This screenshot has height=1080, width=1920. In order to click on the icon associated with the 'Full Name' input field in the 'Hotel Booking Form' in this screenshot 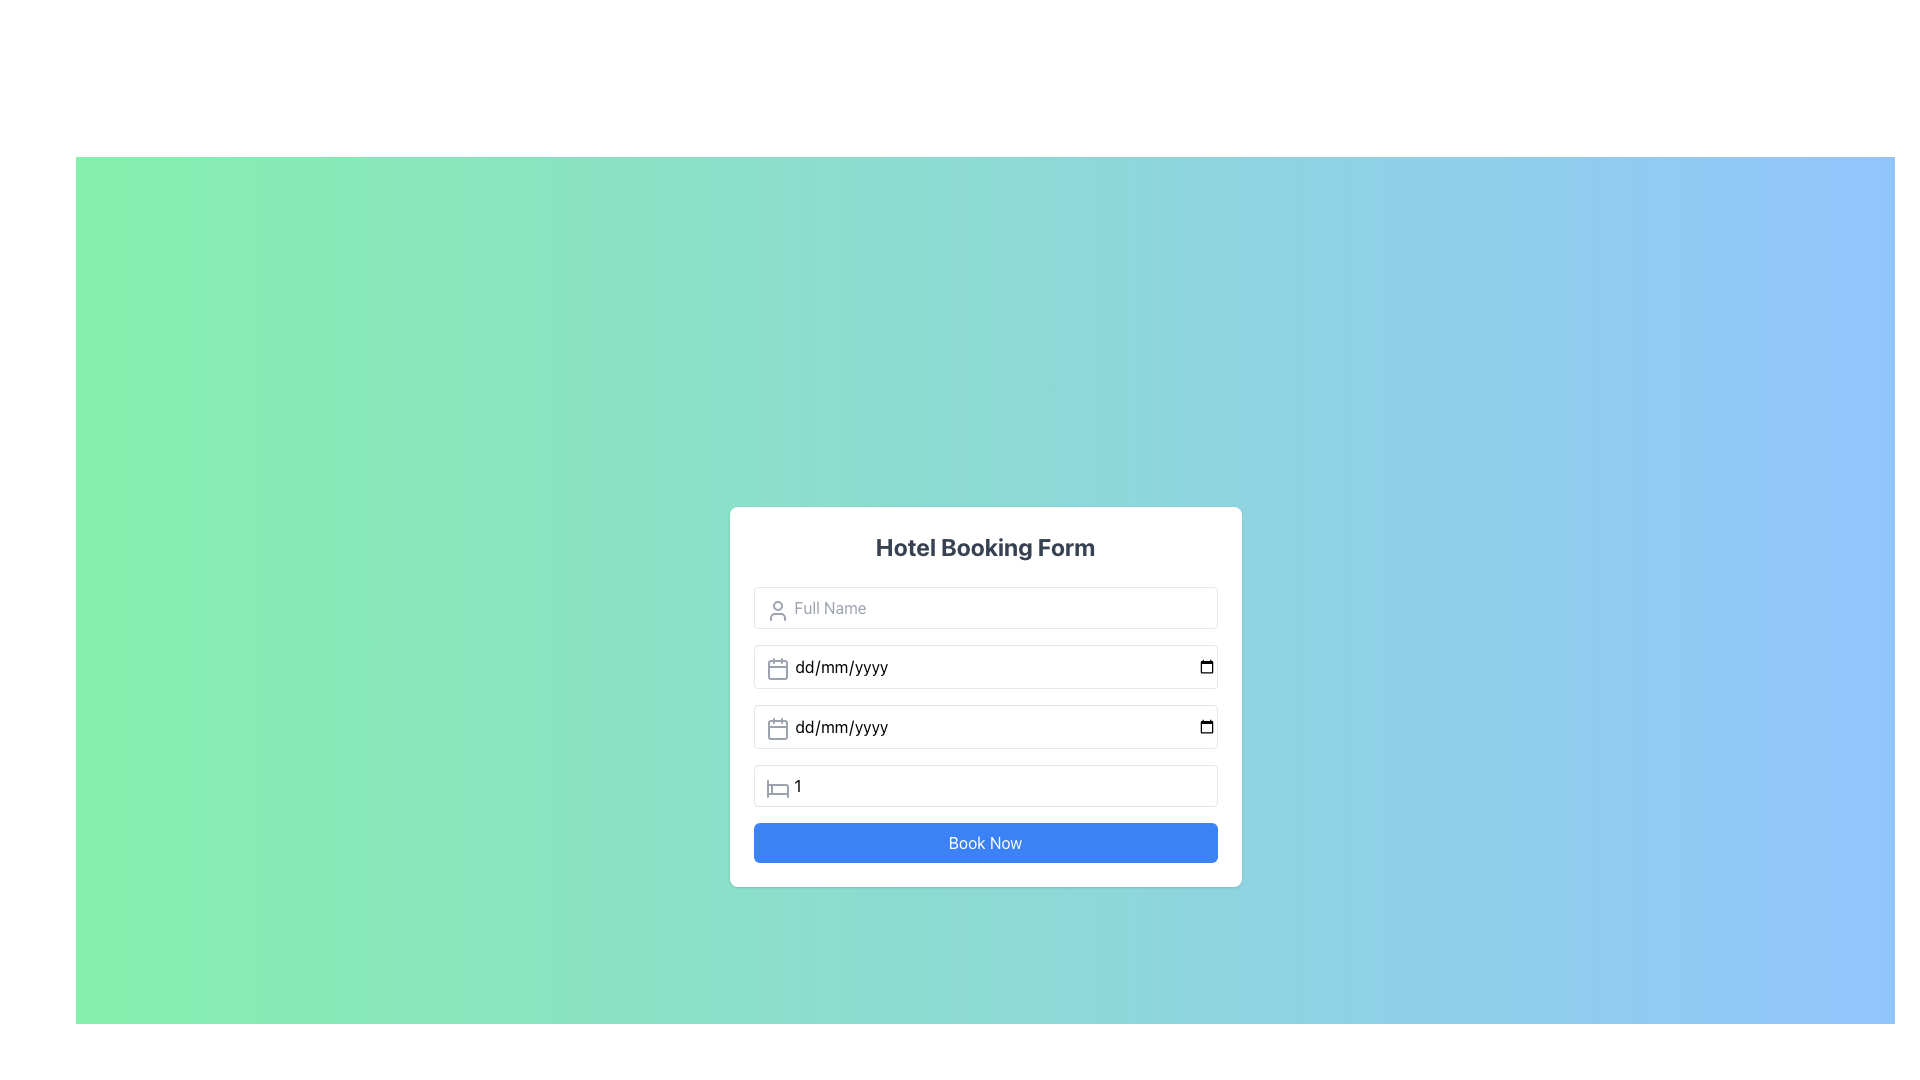, I will do `click(776, 609)`.